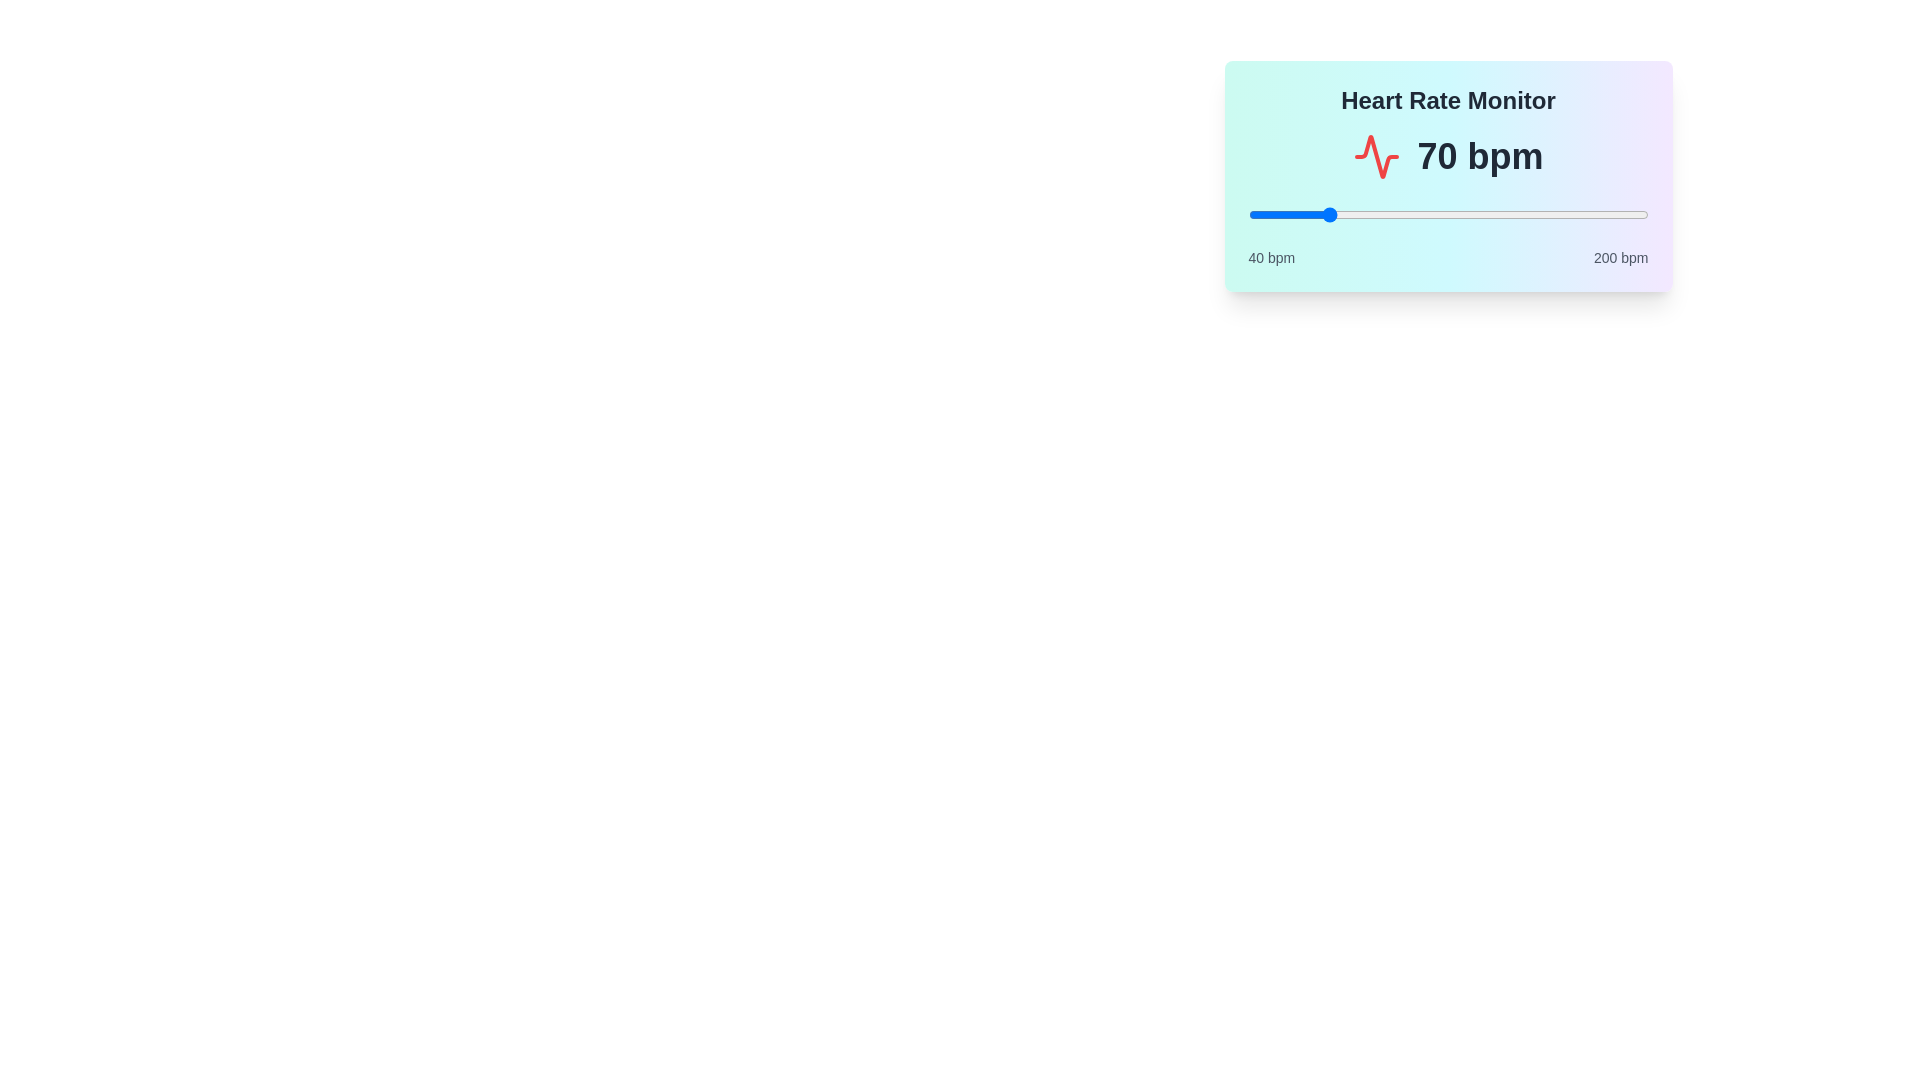 The image size is (1920, 1080). What do you see at coordinates (1628, 215) in the screenshot?
I see `the heart rate slider to 192 bpm` at bounding box center [1628, 215].